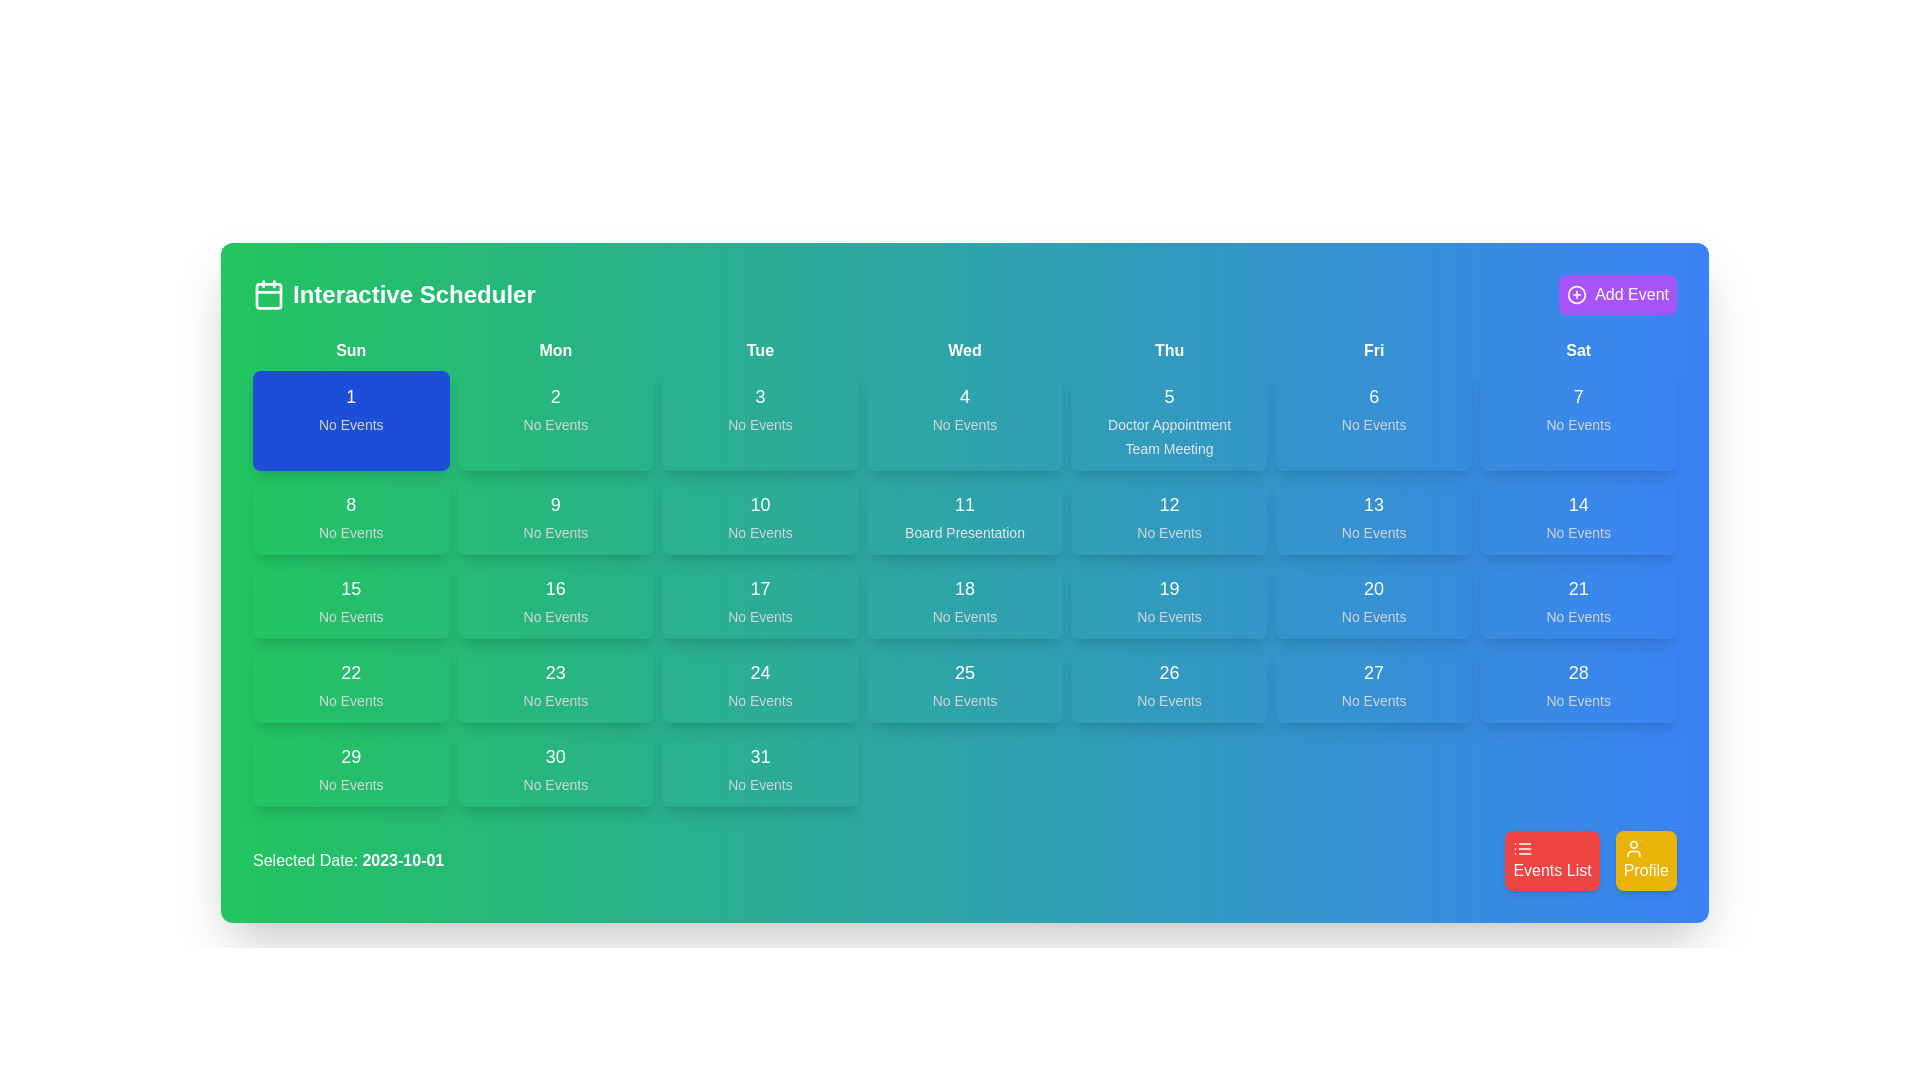  I want to click on the text indicating the 11th day of the month in the fourth column and third row of the calendar grid, so click(964, 504).